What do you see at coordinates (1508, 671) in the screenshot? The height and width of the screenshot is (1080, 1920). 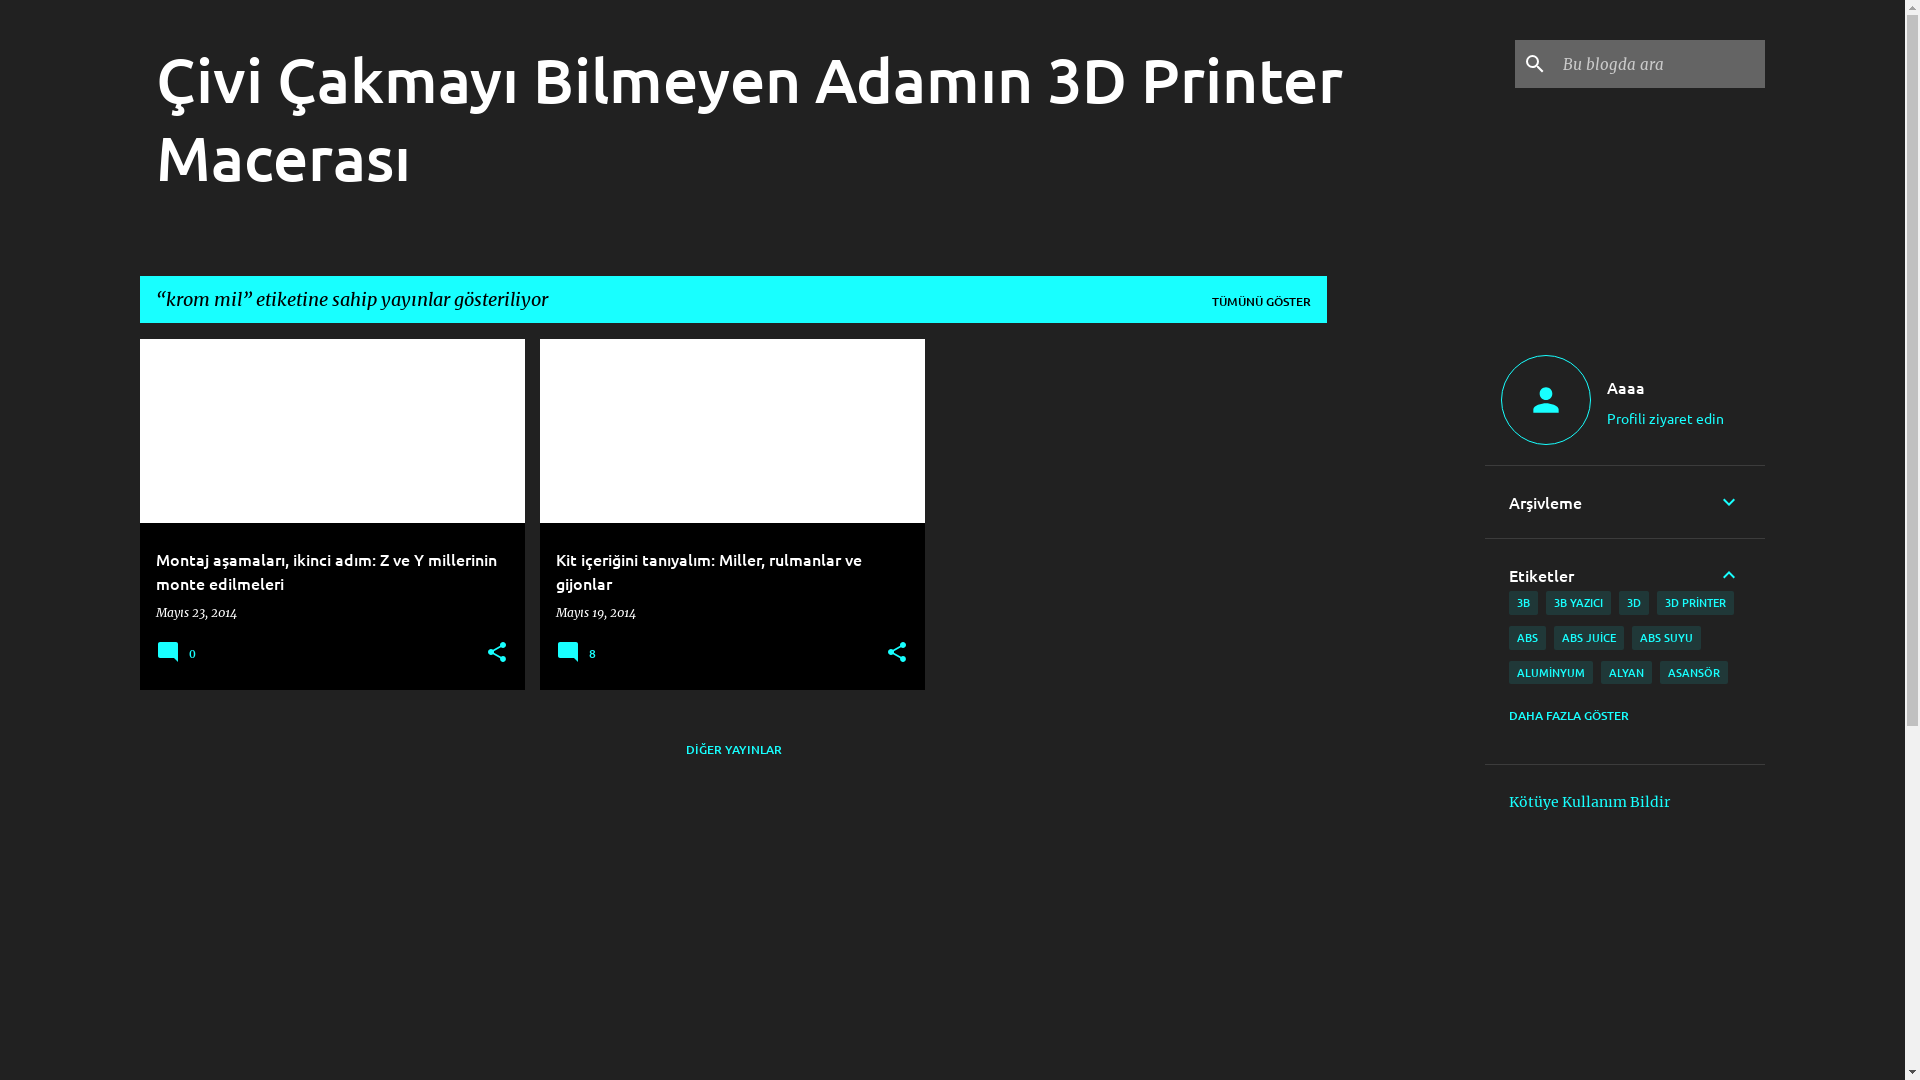 I see `'ALUMINYUM'` at bounding box center [1508, 671].